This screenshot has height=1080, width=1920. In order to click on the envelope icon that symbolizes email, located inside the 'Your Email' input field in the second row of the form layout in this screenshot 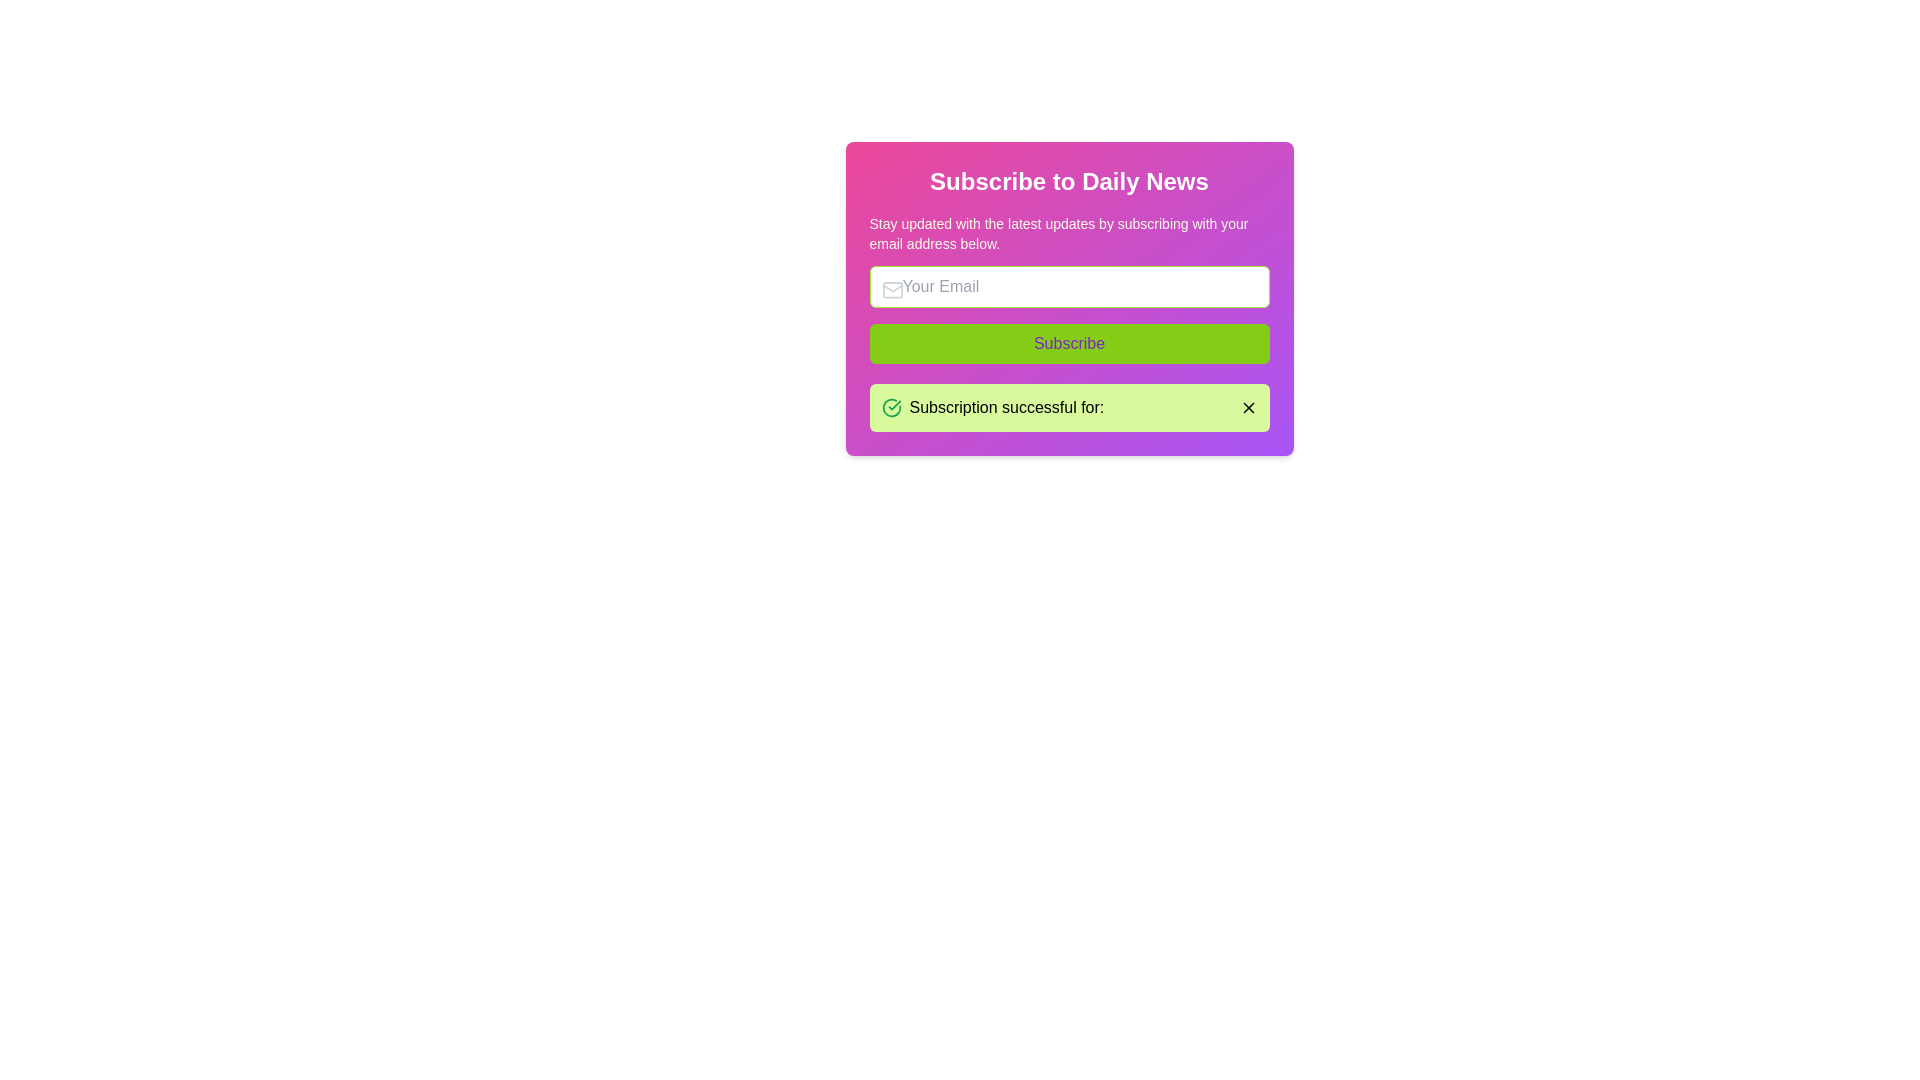, I will do `click(891, 290)`.